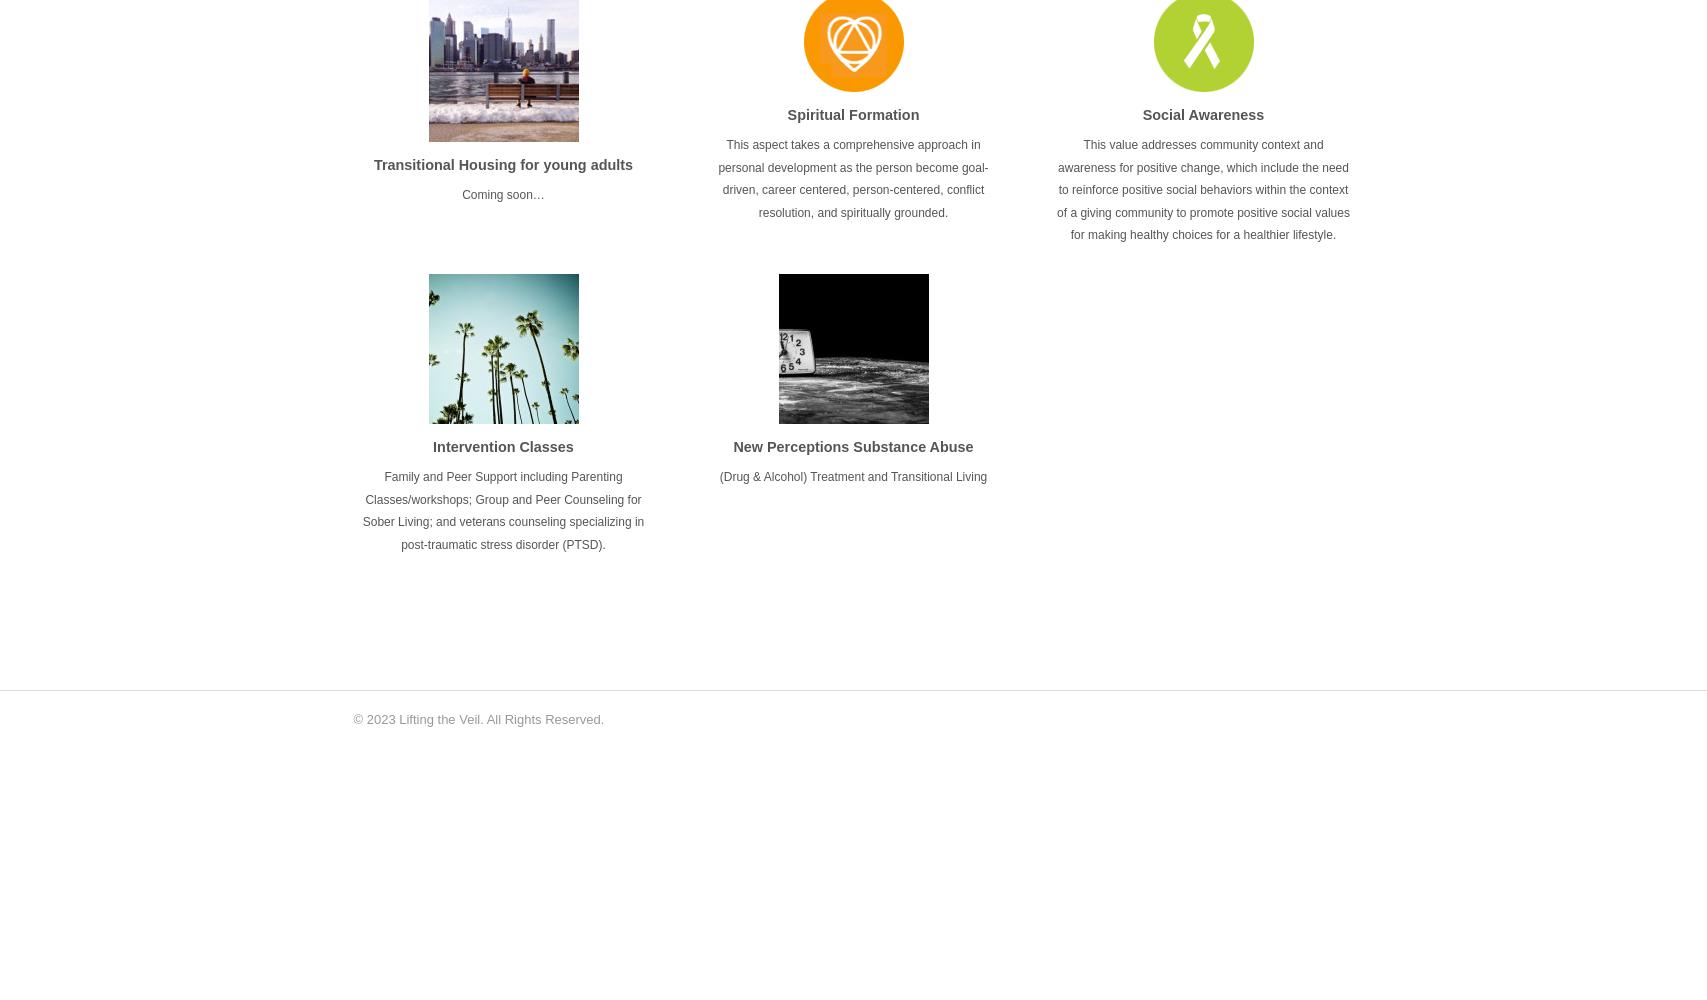  What do you see at coordinates (503, 164) in the screenshot?
I see `'Transitional Housing for young adults'` at bounding box center [503, 164].